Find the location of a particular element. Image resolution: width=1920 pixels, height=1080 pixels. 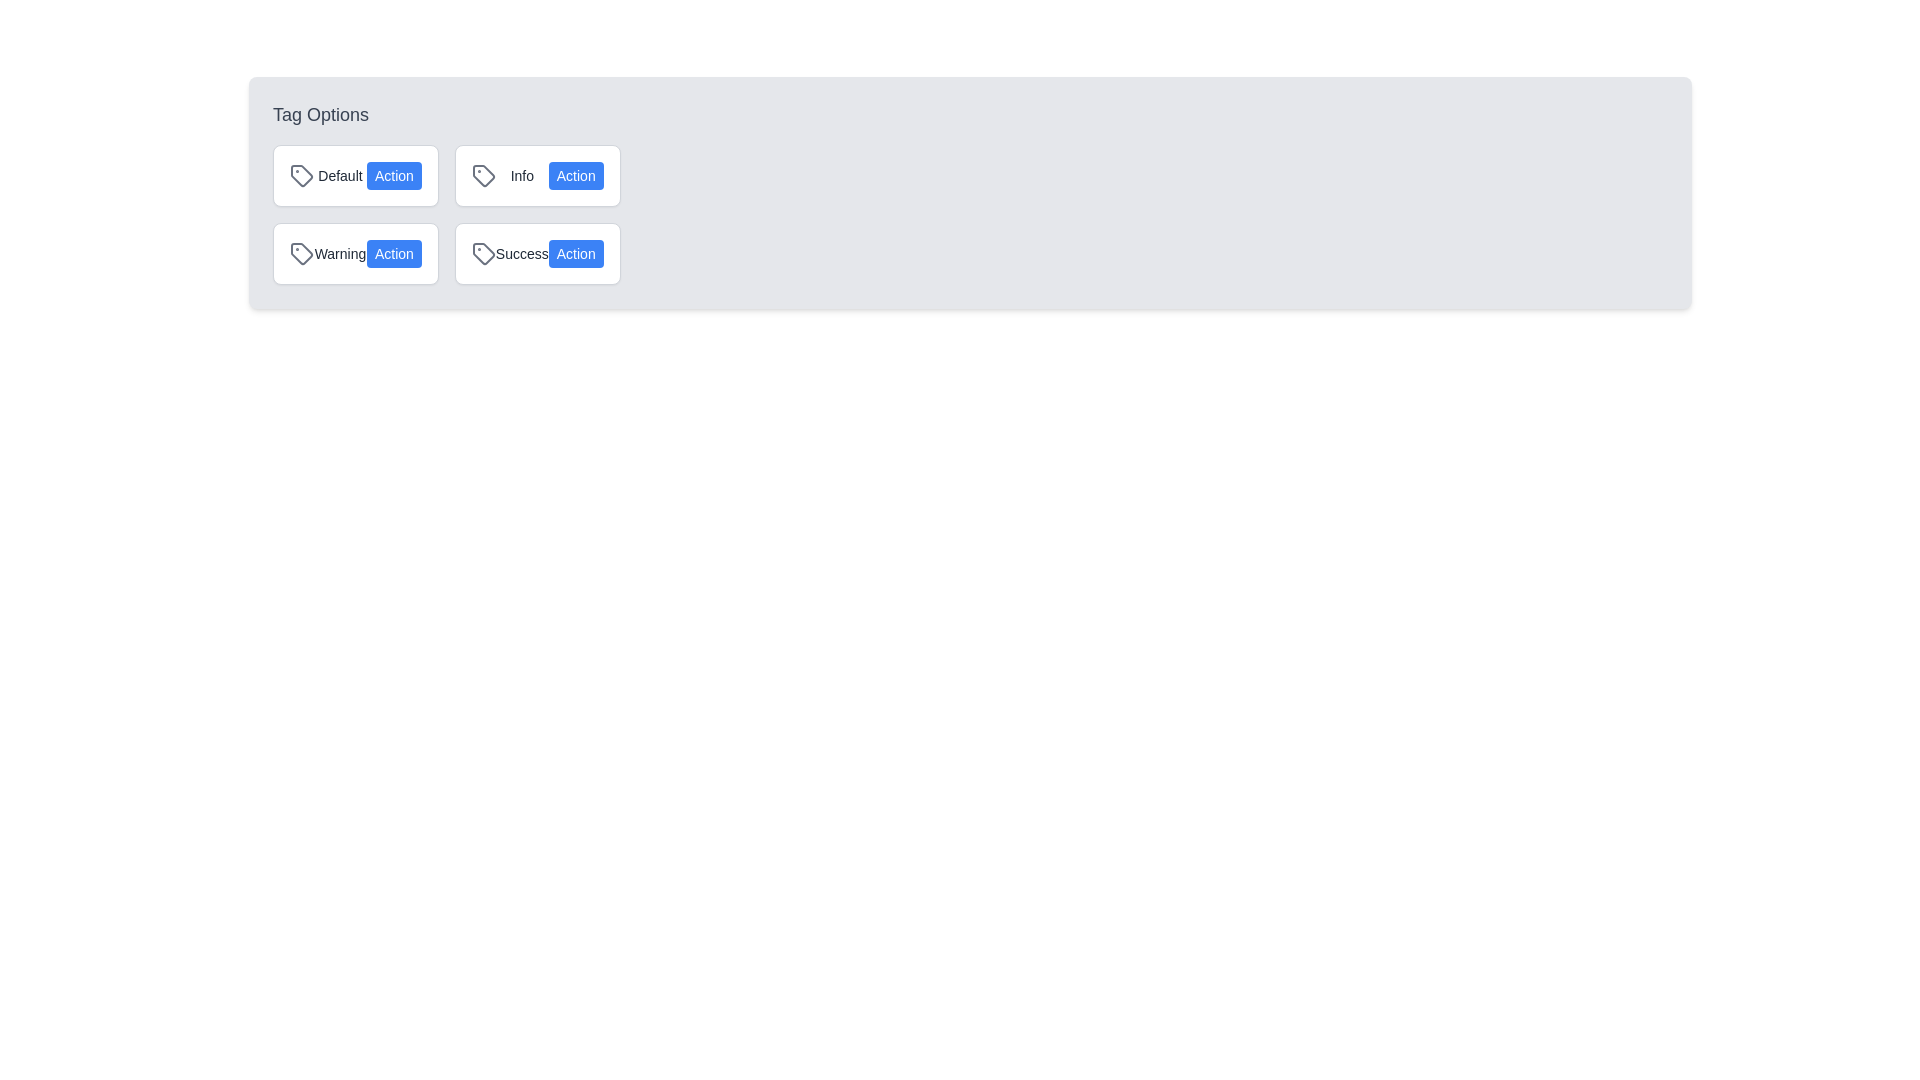

the static text label that serves as a descriptor for the tag option in the first position of the top row in the grid is located at coordinates (340, 175).